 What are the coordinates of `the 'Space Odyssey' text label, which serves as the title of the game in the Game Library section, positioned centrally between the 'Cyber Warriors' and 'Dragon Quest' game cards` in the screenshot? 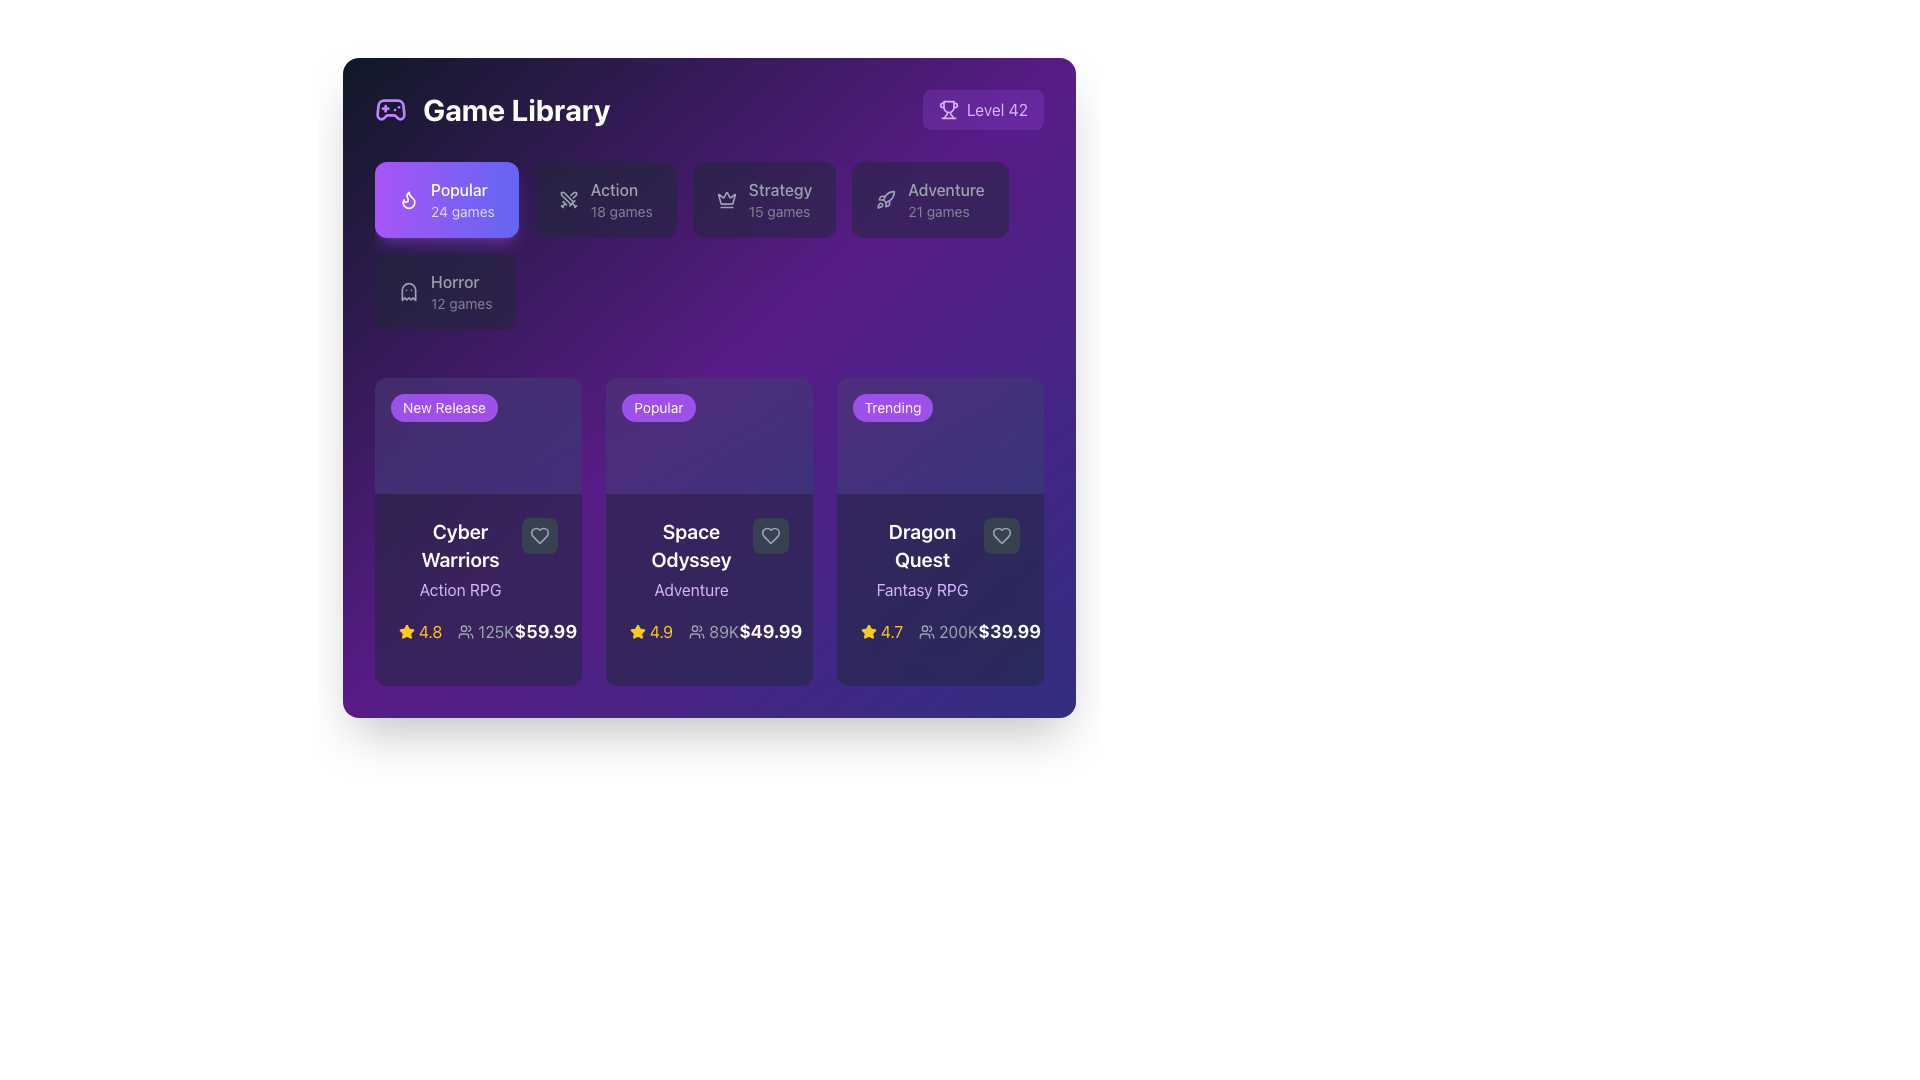 It's located at (691, 546).